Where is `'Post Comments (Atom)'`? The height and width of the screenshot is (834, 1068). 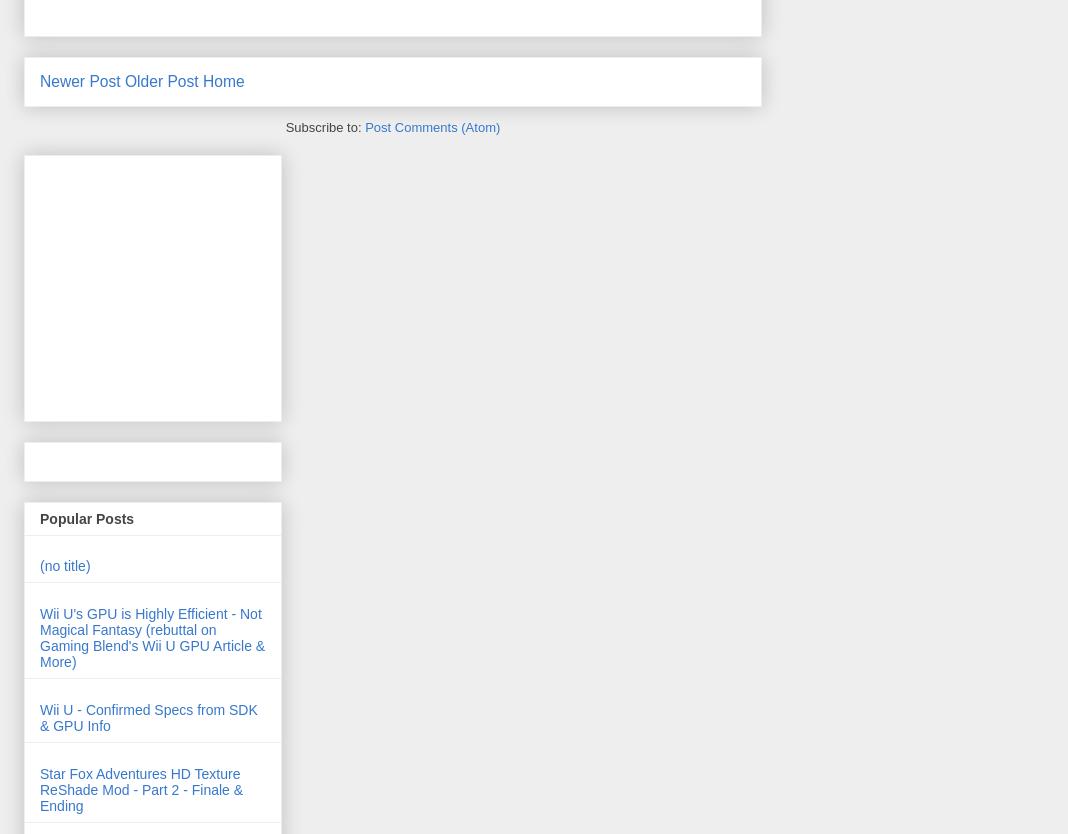
'Post Comments (Atom)' is located at coordinates (432, 125).